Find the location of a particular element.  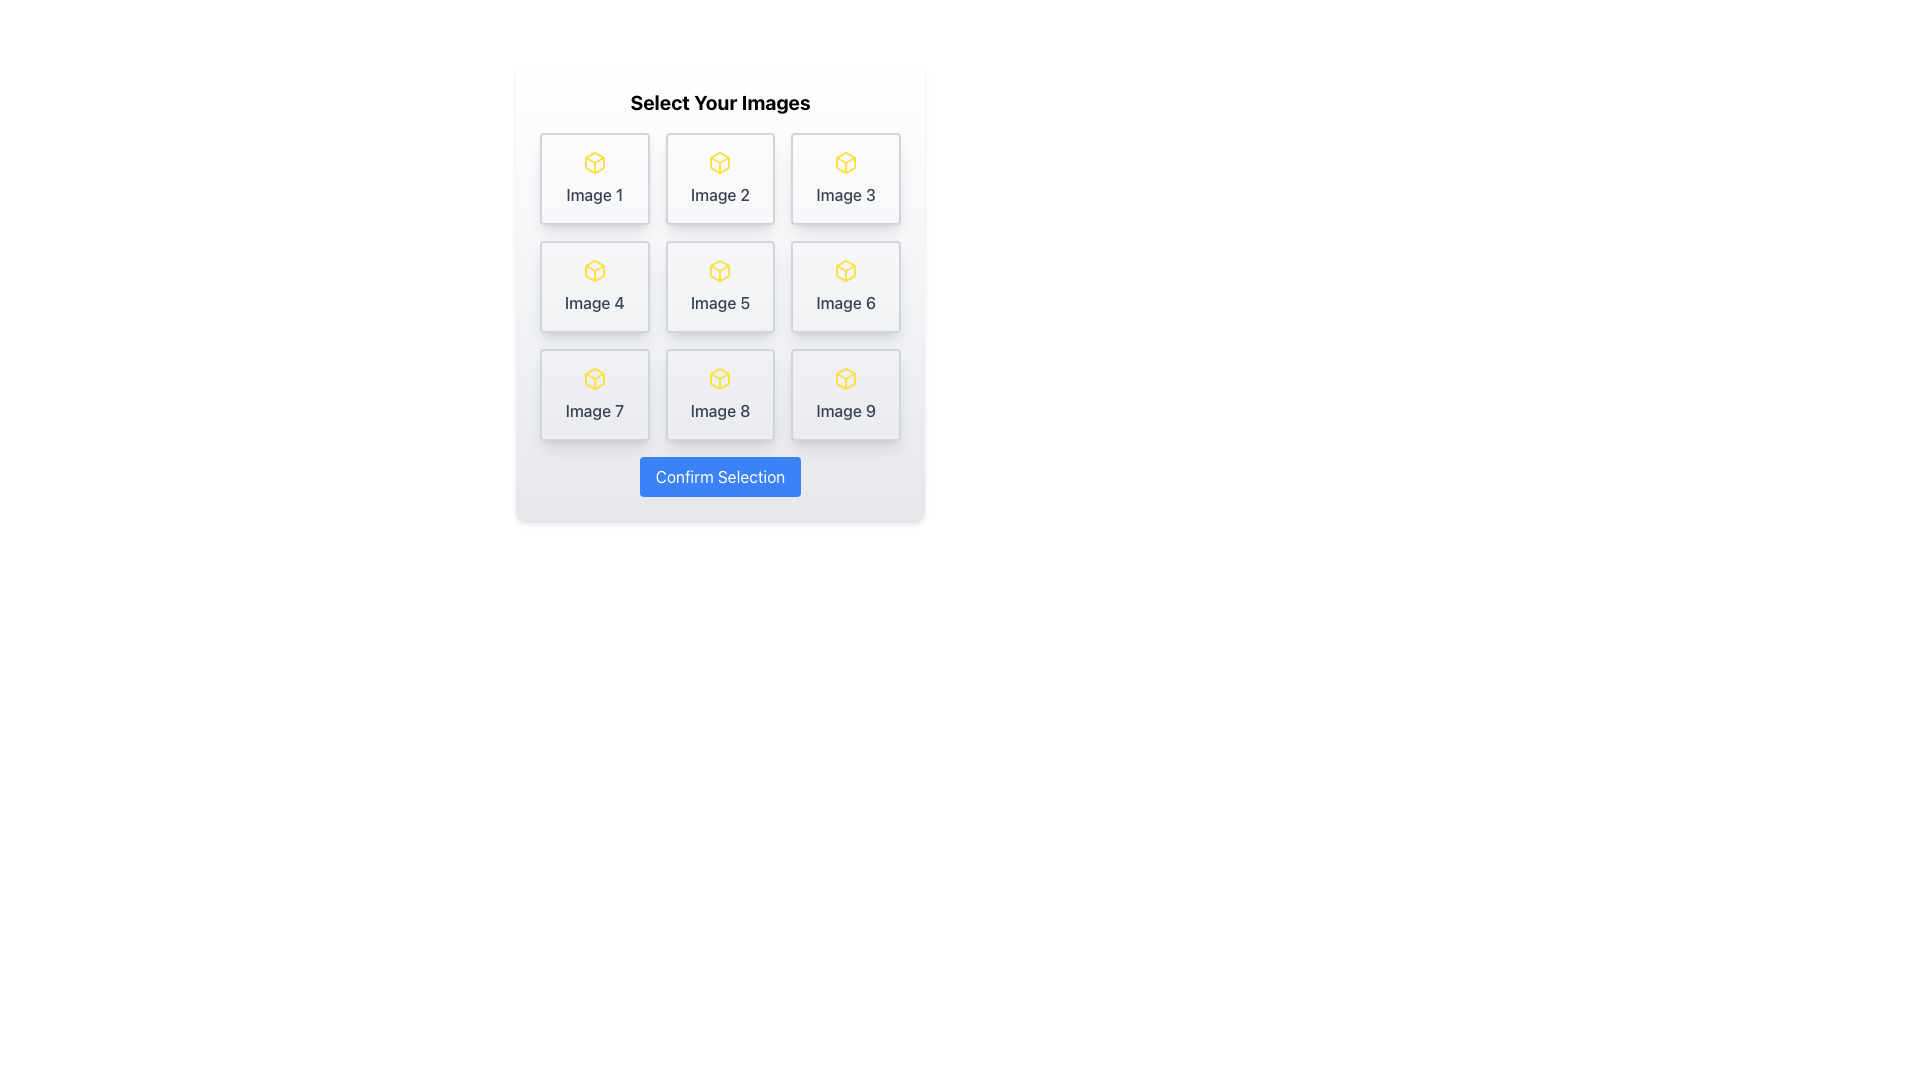

the decorative icon that visually represents an image, which is centered above the text 'Image 4' in a 3x3 grid layout is located at coordinates (593, 270).